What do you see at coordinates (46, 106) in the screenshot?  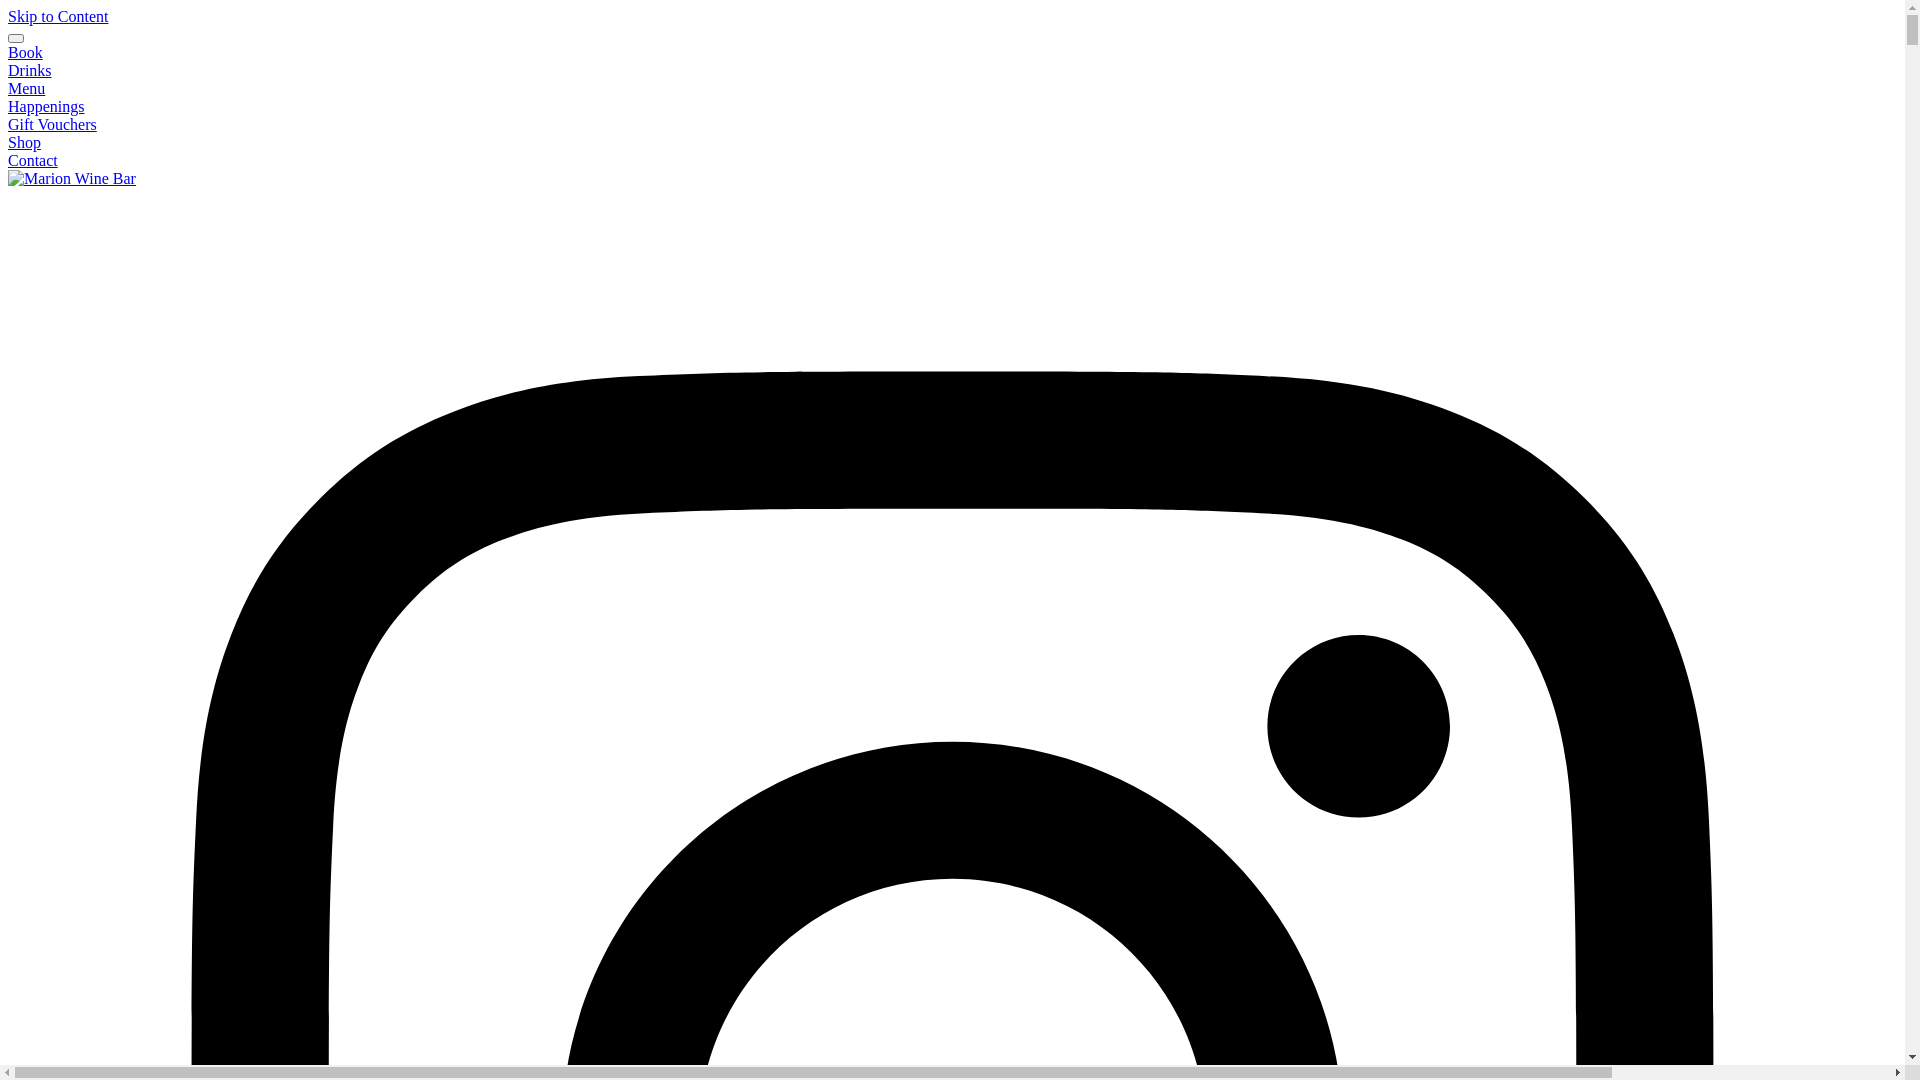 I see `'Happenings'` at bounding box center [46, 106].